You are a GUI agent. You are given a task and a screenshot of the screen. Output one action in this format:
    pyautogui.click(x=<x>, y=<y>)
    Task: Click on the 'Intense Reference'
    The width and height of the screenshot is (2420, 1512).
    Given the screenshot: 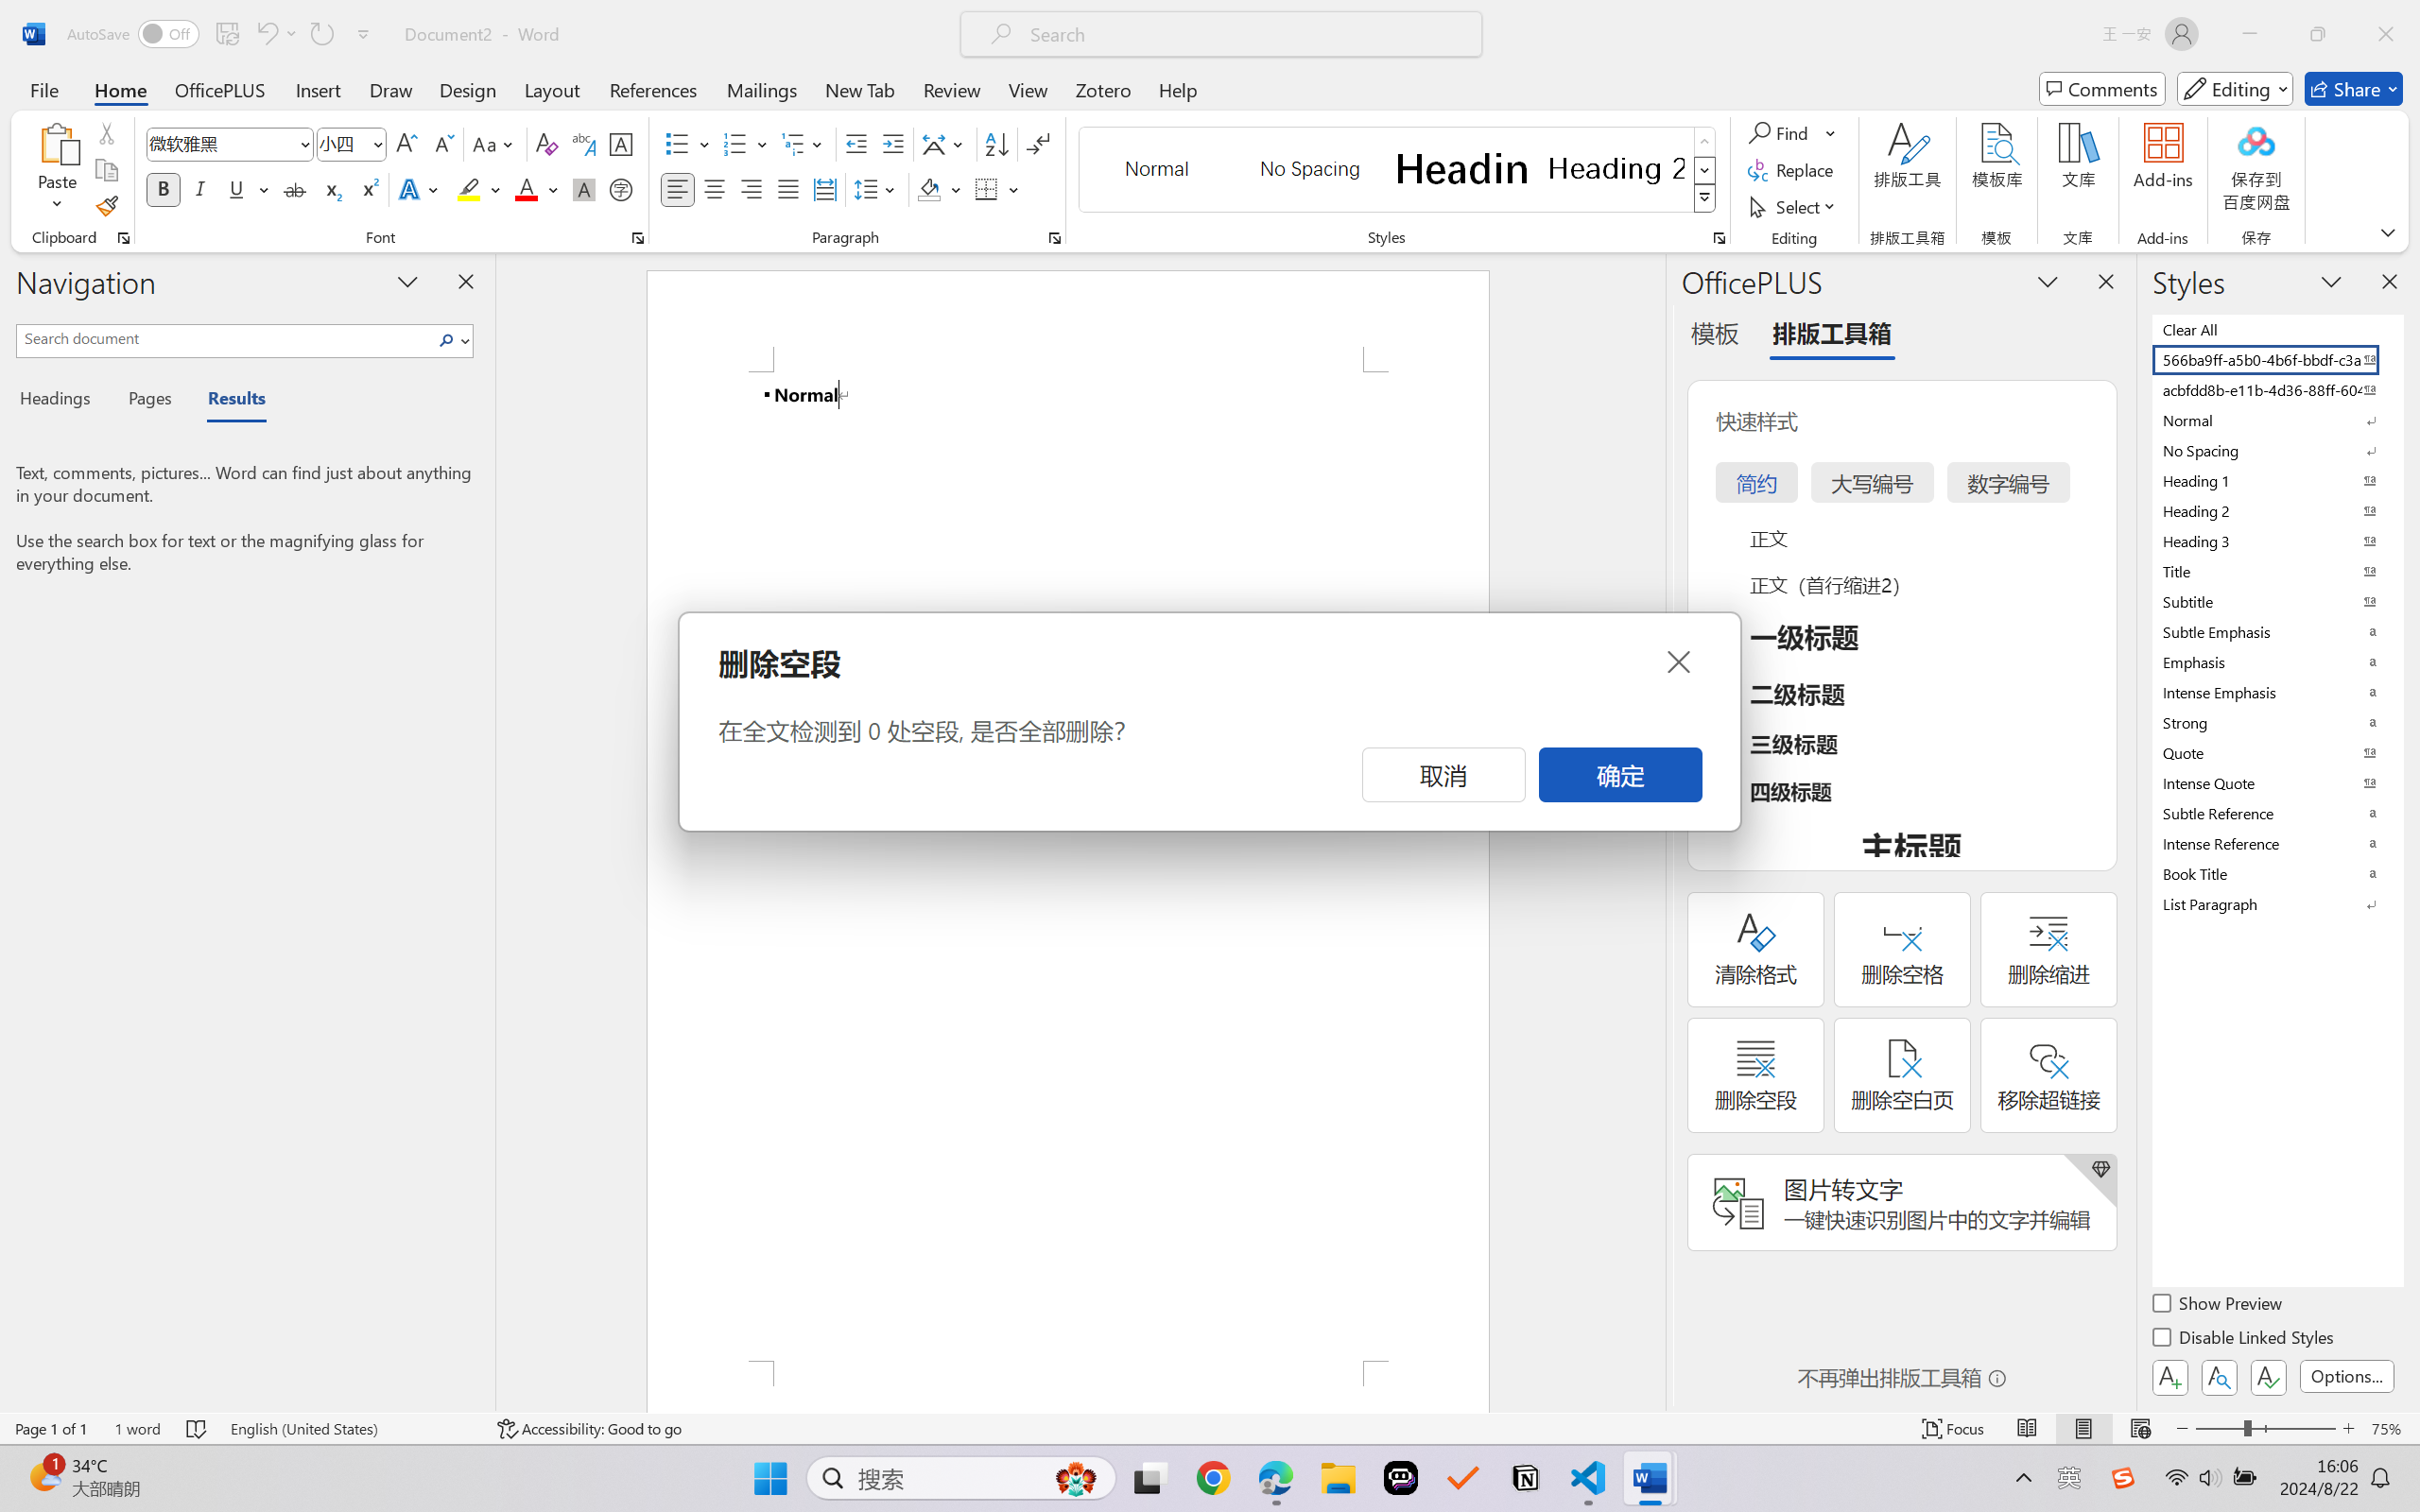 What is the action you would take?
    pyautogui.click(x=2275, y=843)
    